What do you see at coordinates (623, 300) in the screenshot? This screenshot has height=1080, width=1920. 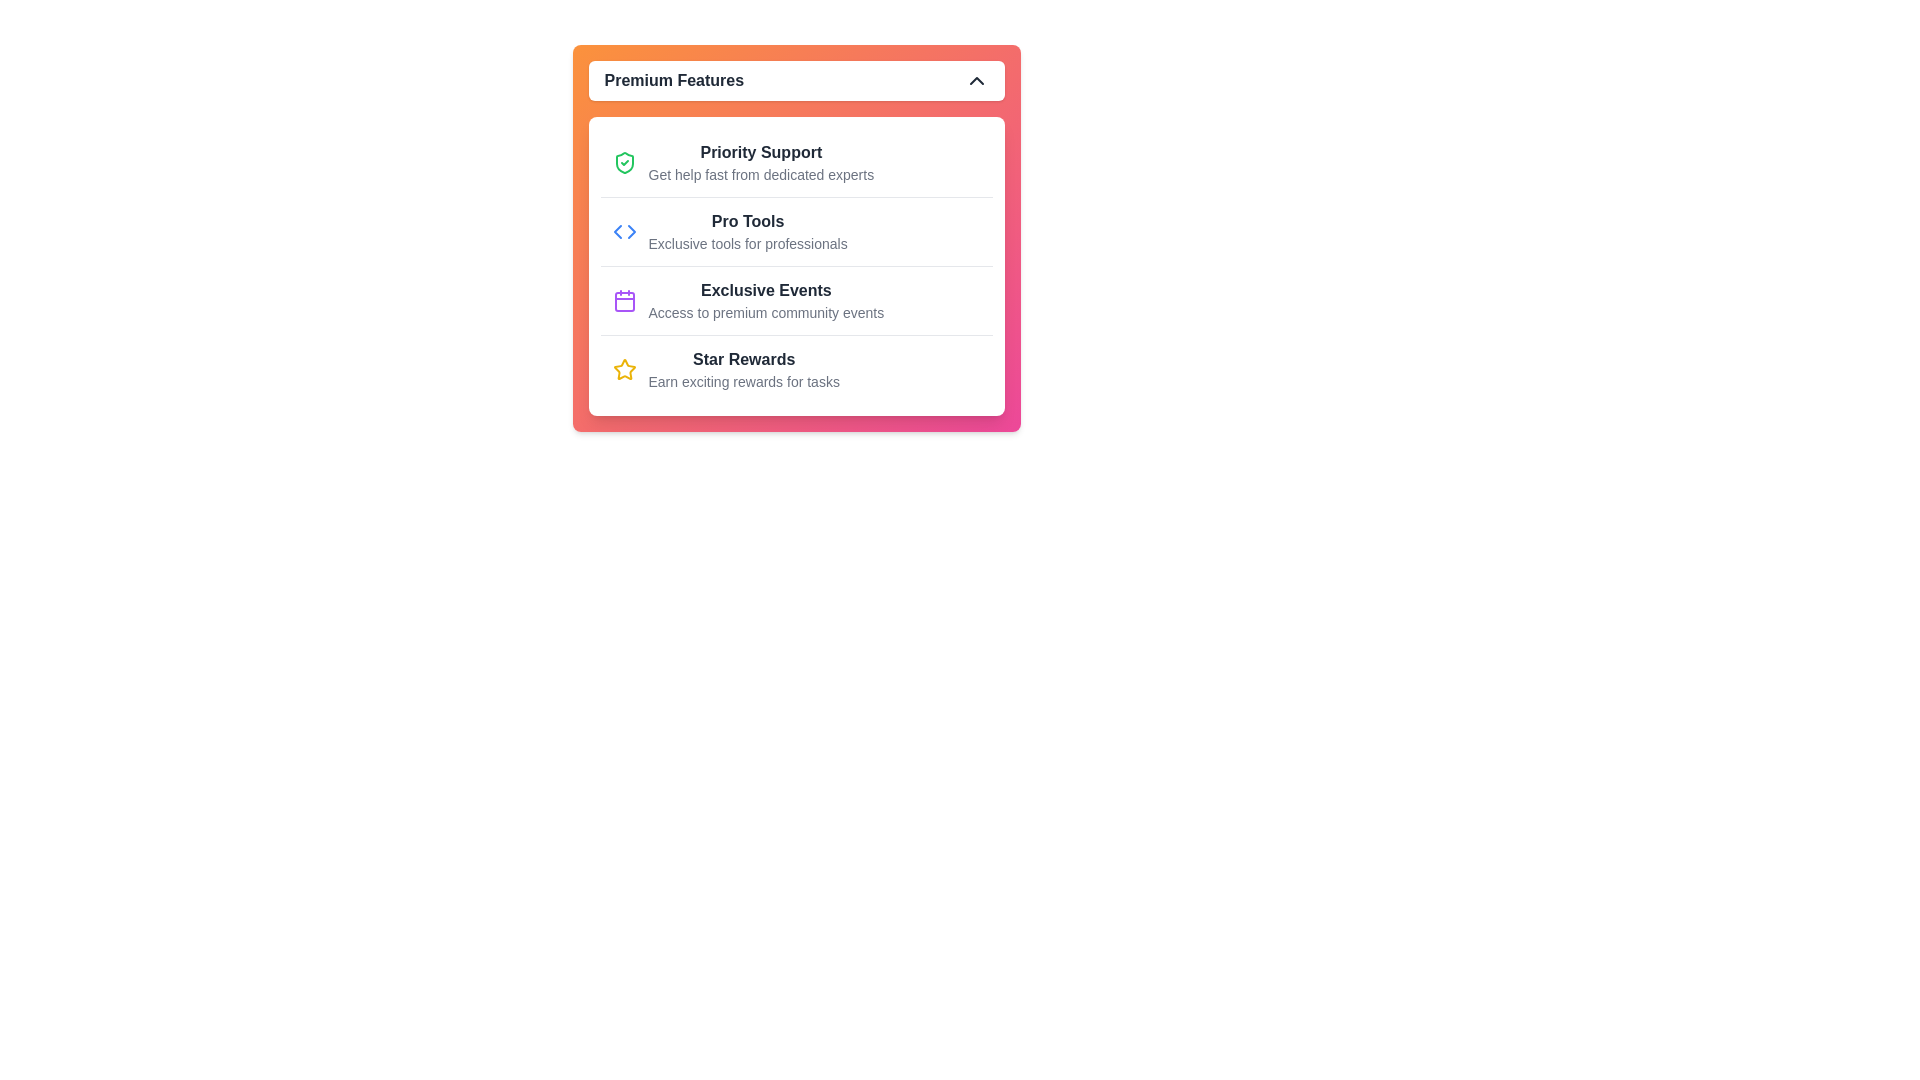 I see `the calendar icon located in the third row of the 'Premium Features' panel, which is associated with the text 'Exclusive Events'` at bounding box center [623, 300].